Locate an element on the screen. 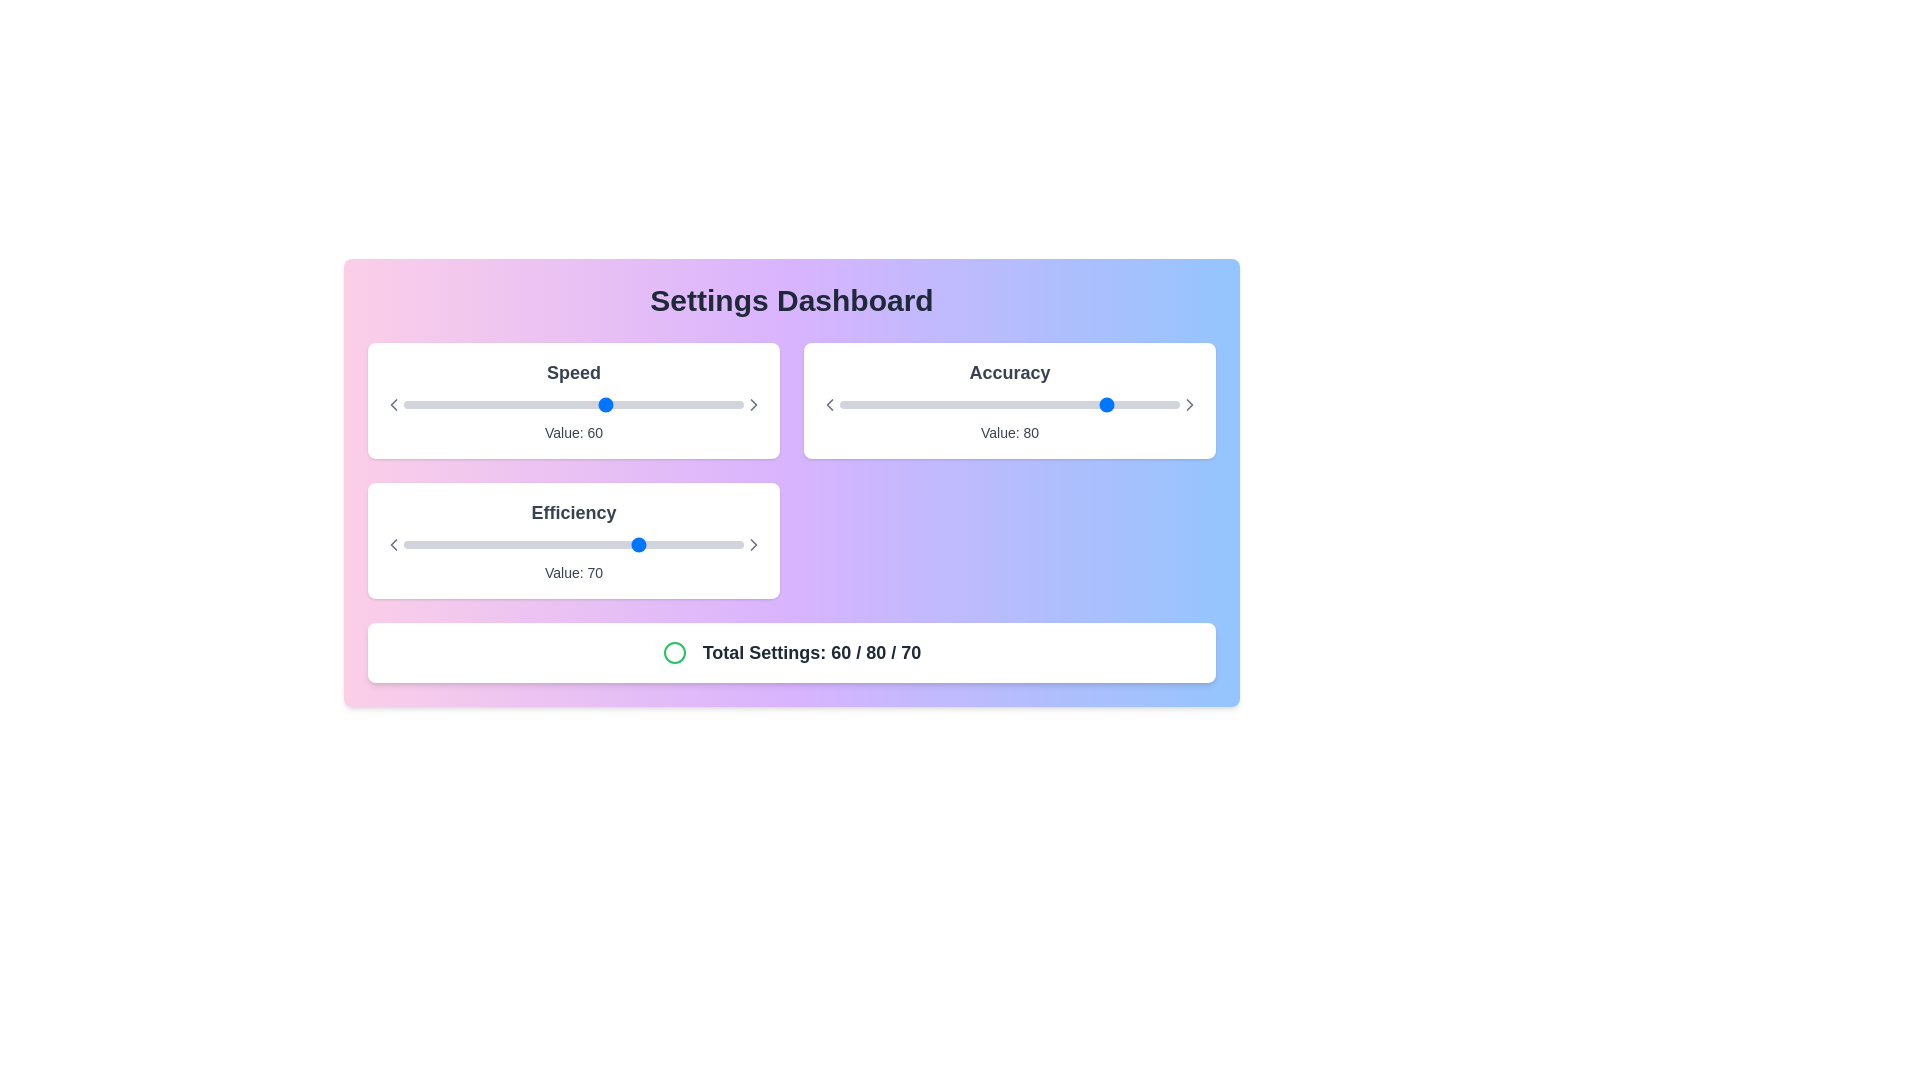  accuracy slider is located at coordinates (1146, 405).